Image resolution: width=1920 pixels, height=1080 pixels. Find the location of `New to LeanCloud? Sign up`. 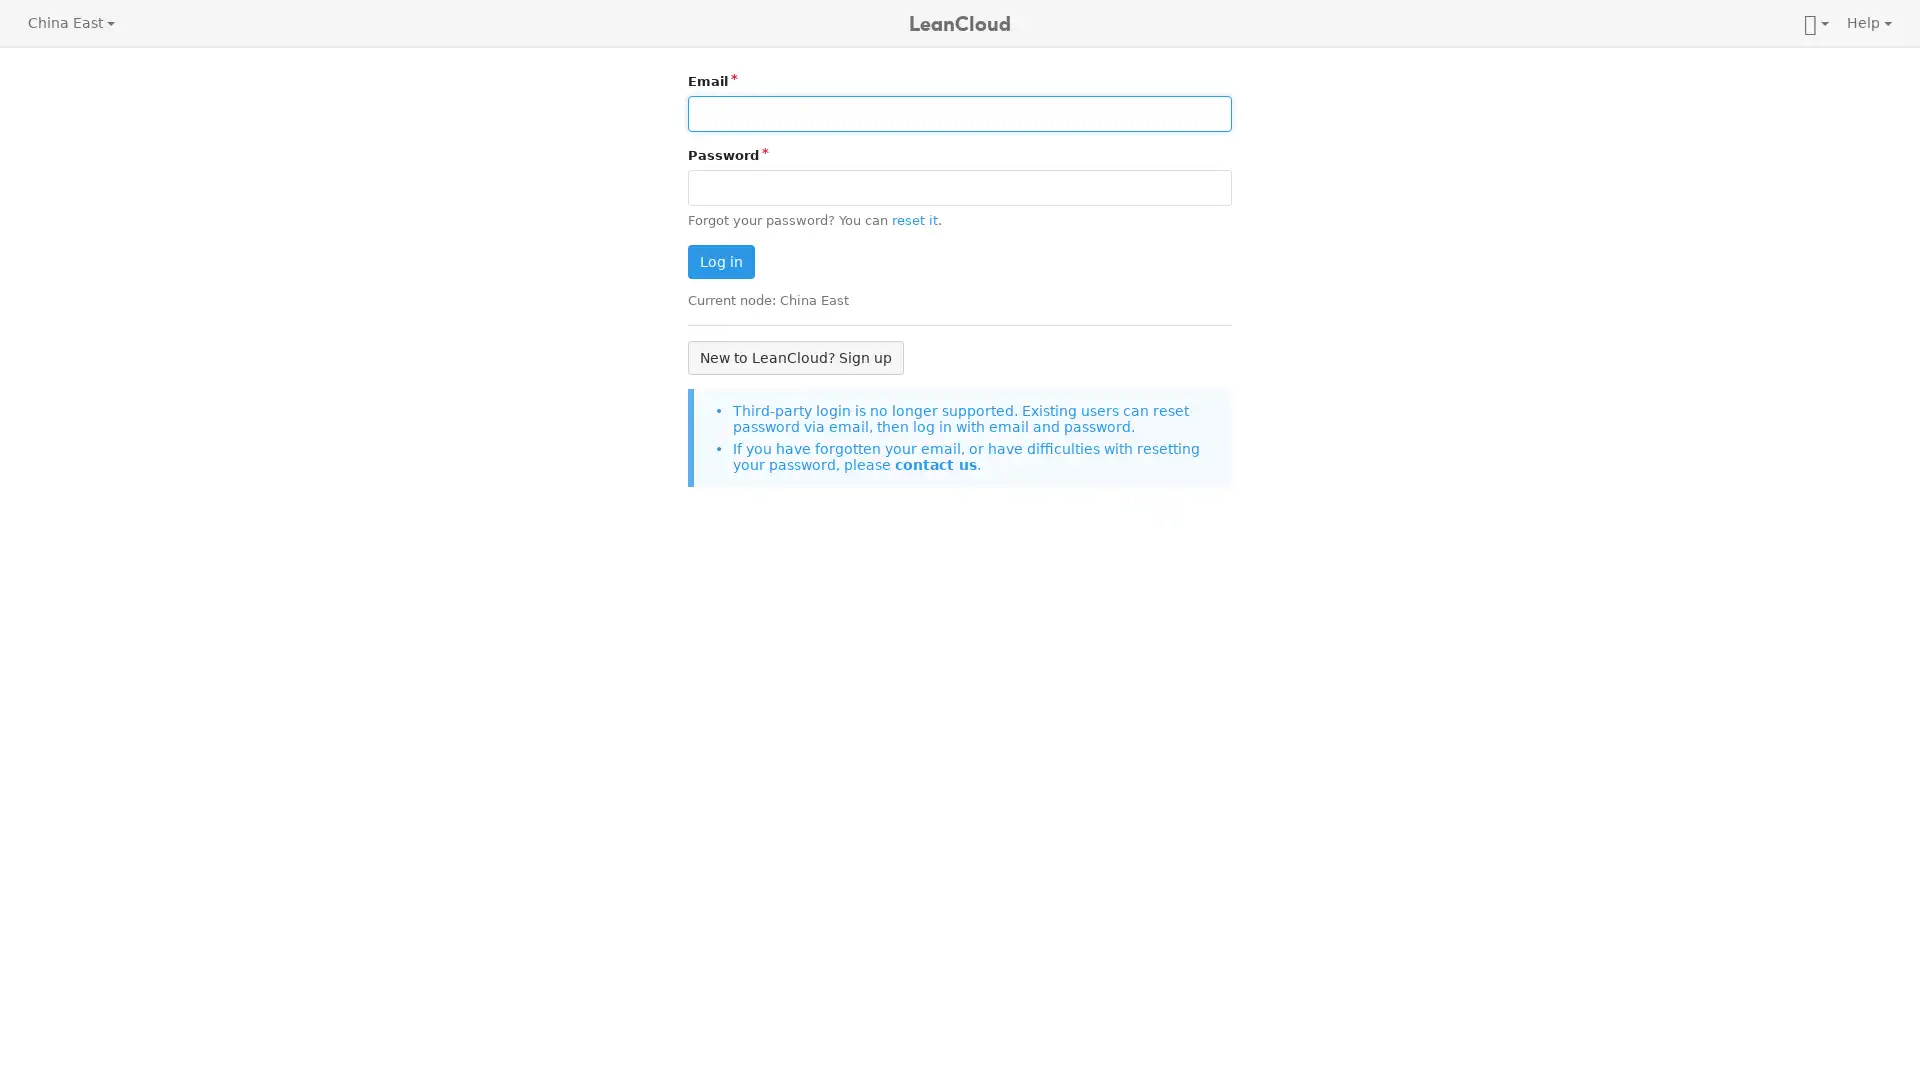

New to LeanCloud? Sign up is located at coordinates (795, 356).